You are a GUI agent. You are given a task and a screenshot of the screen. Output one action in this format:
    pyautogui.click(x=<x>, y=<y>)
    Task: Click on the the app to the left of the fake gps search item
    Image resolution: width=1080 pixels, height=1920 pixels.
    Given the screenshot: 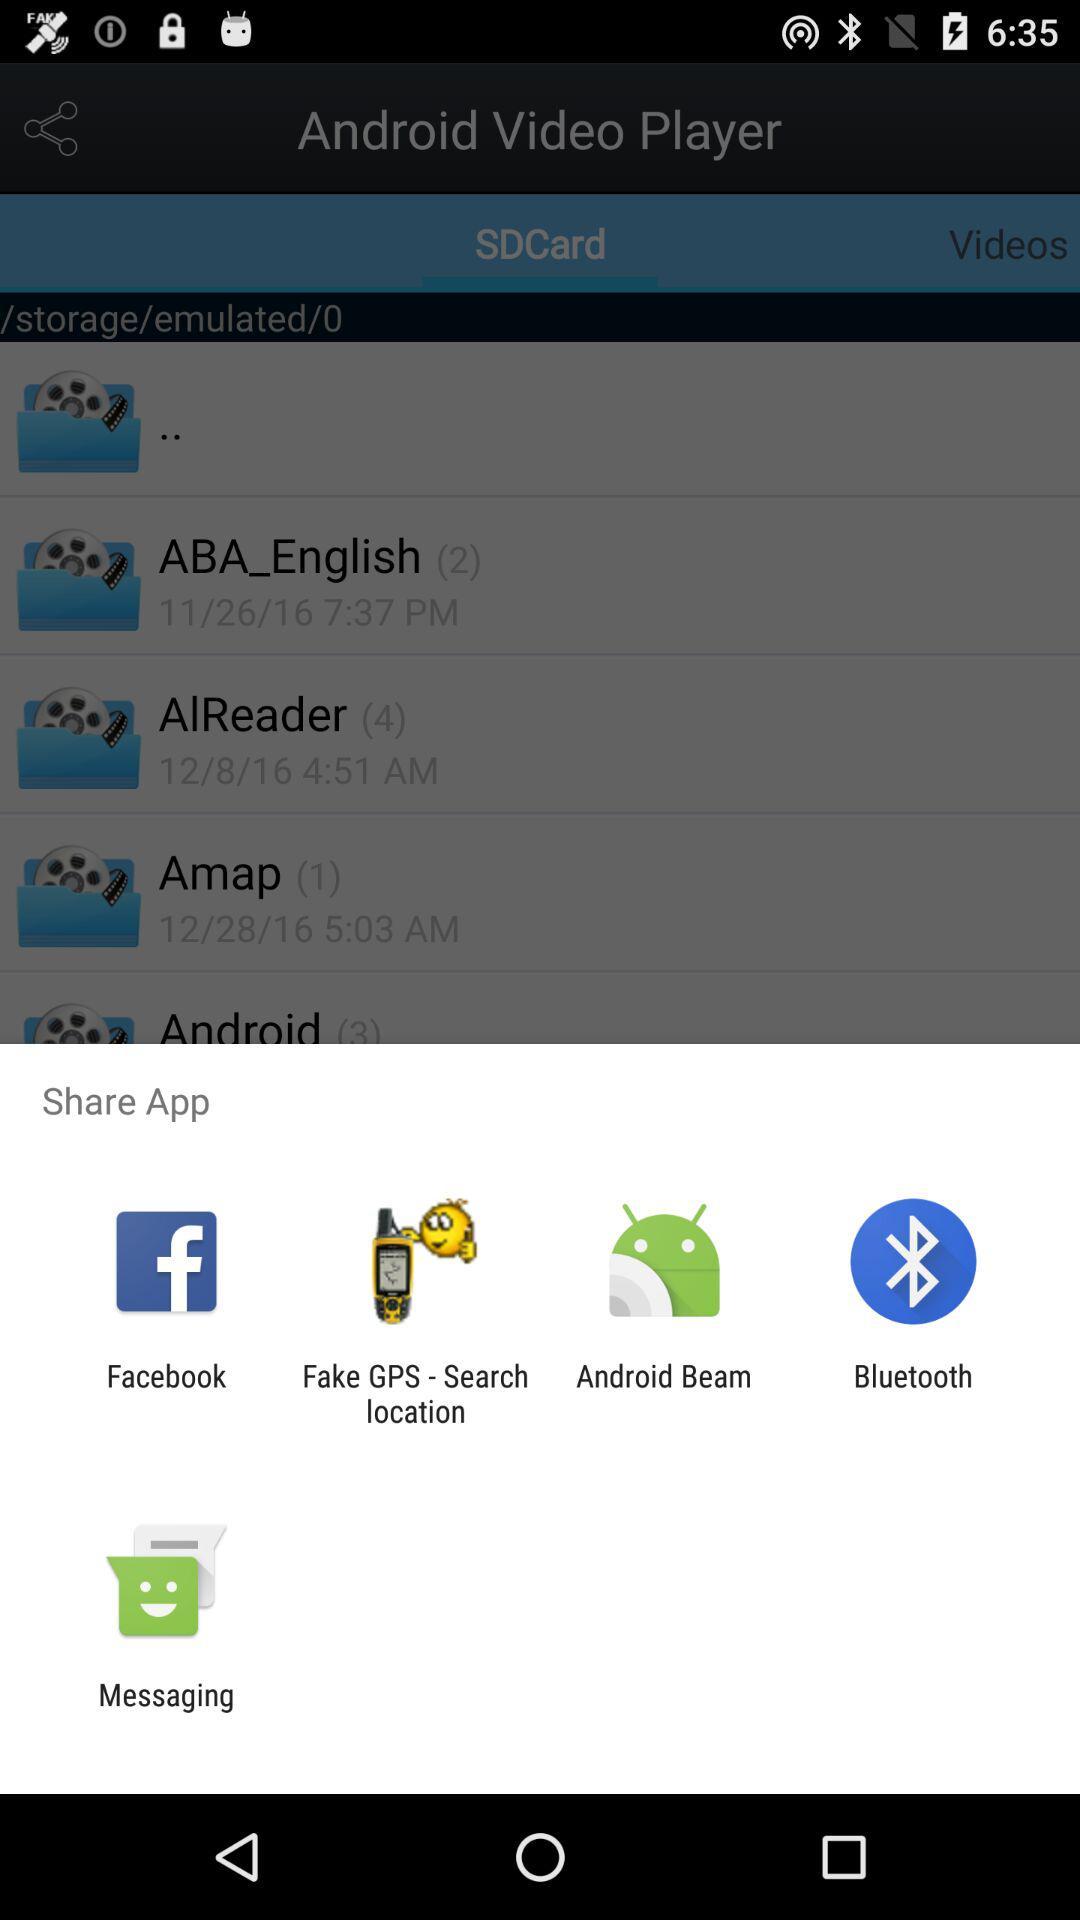 What is the action you would take?
    pyautogui.click(x=165, y=1392)
    